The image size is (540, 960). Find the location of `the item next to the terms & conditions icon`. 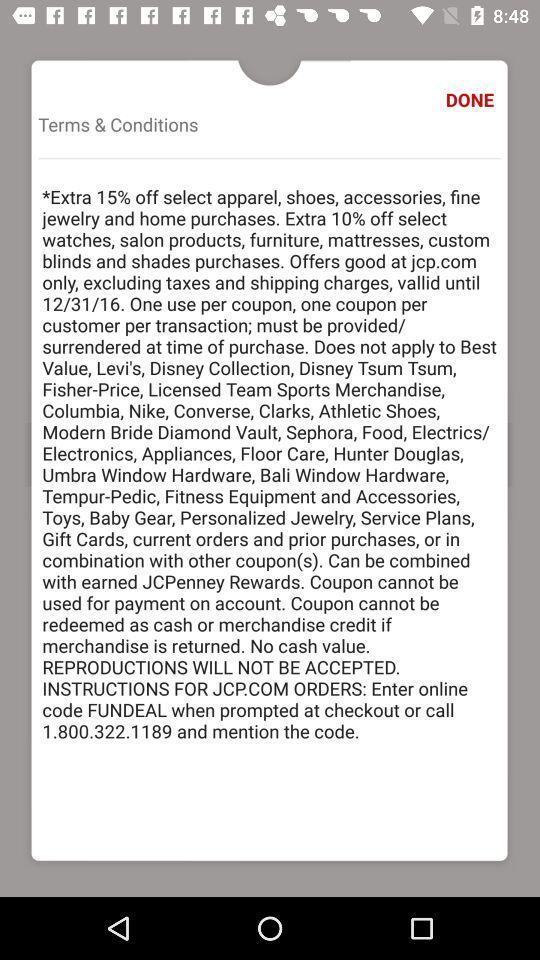

the item next to the terms & conditions icon is located at coordinates (472, 99).